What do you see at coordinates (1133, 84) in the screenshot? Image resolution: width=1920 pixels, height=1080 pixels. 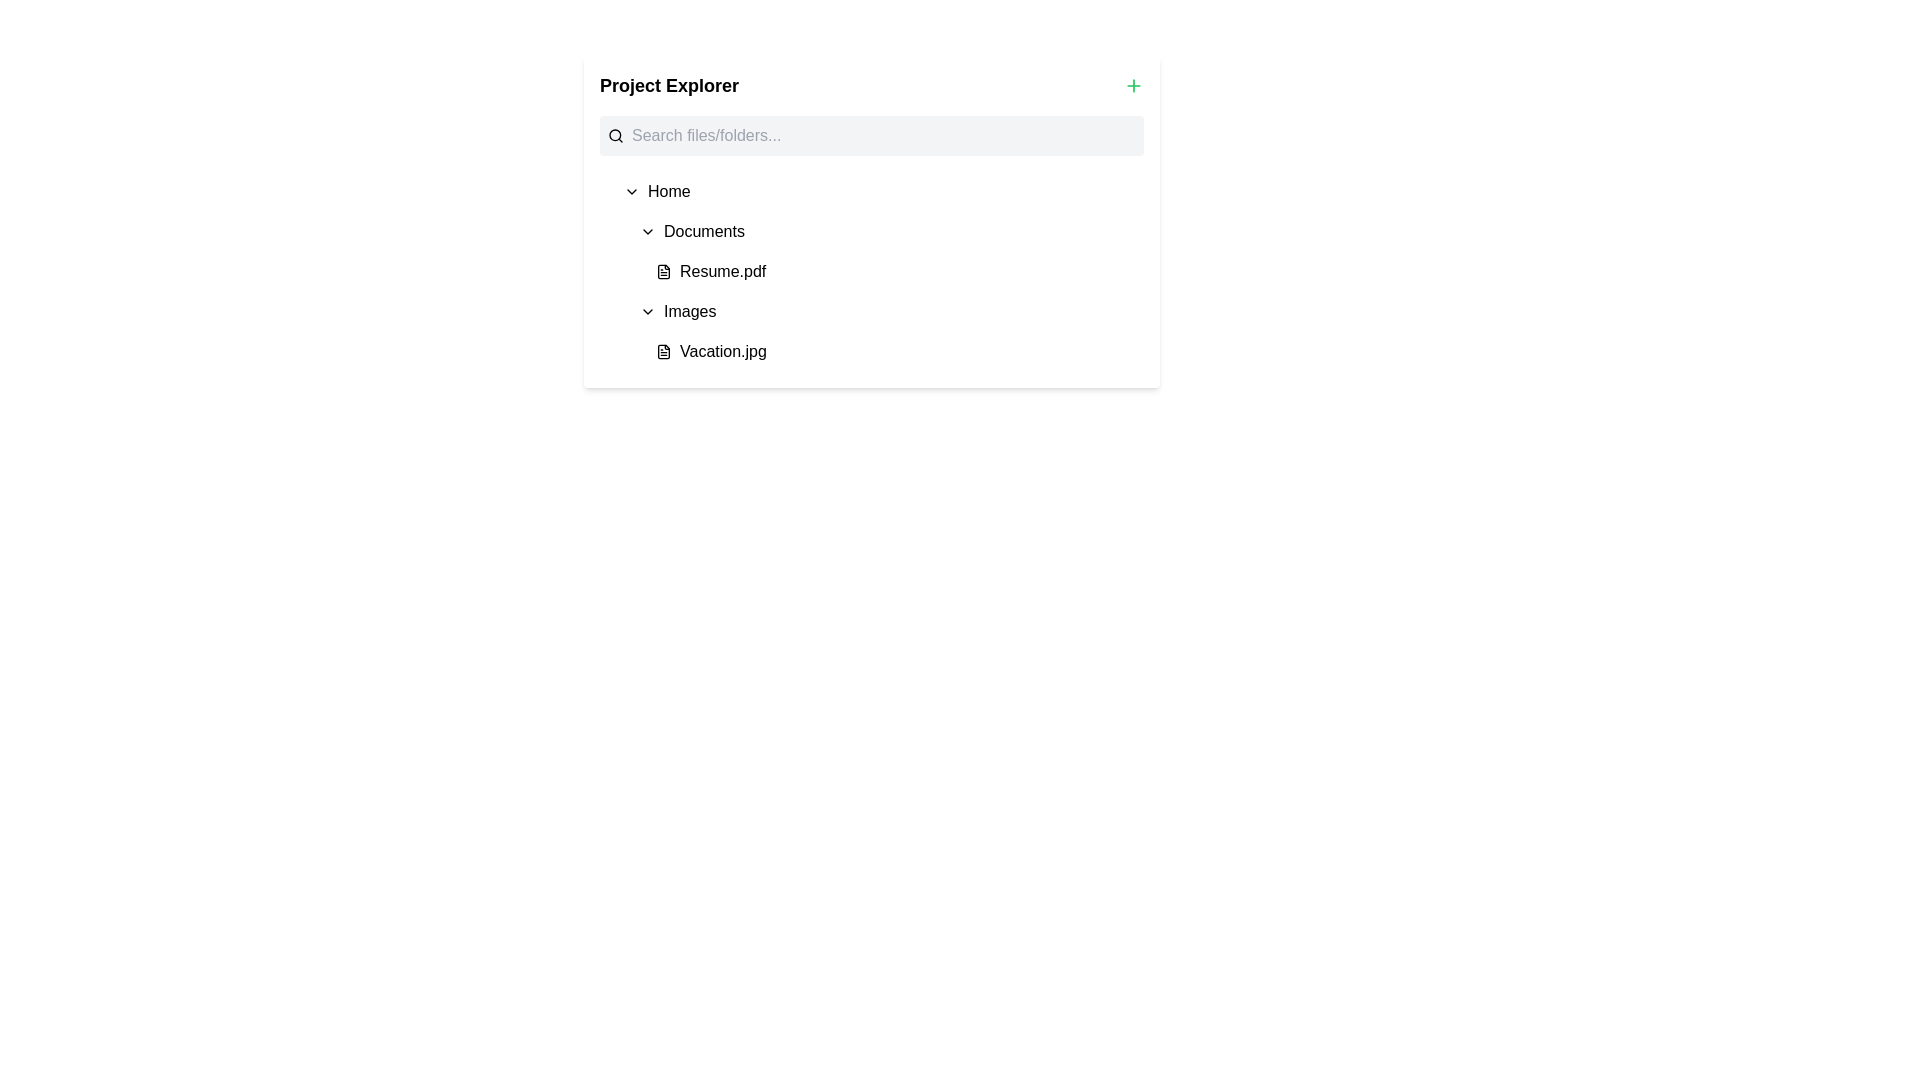 I see `the 'Add' icon/button located to the far right of the 'Project Explorer' section` at bounding box center [1133, 84].